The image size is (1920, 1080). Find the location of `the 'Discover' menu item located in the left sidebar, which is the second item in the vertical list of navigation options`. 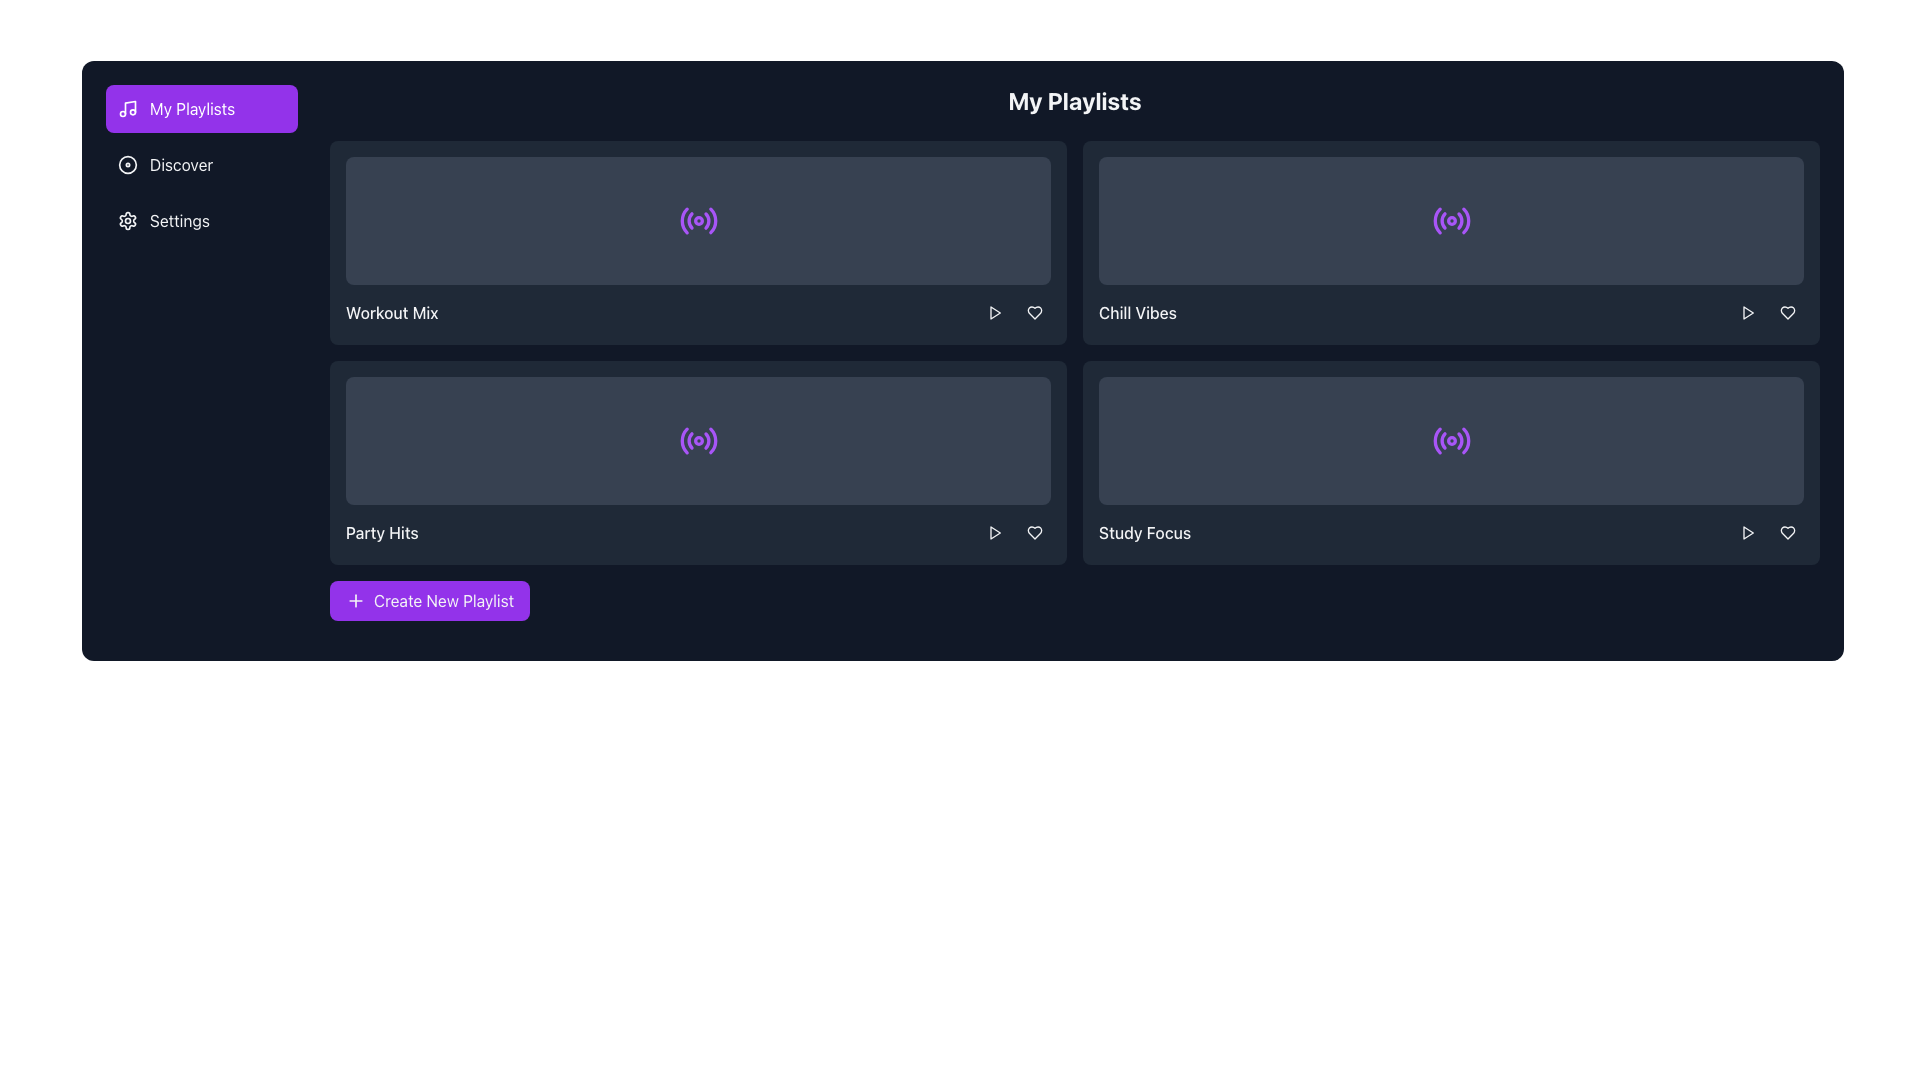

the 'Discover' menu item located in the left sidebar, which is the second item in the vertical list of navigation options is located at coordinates (201, 164).